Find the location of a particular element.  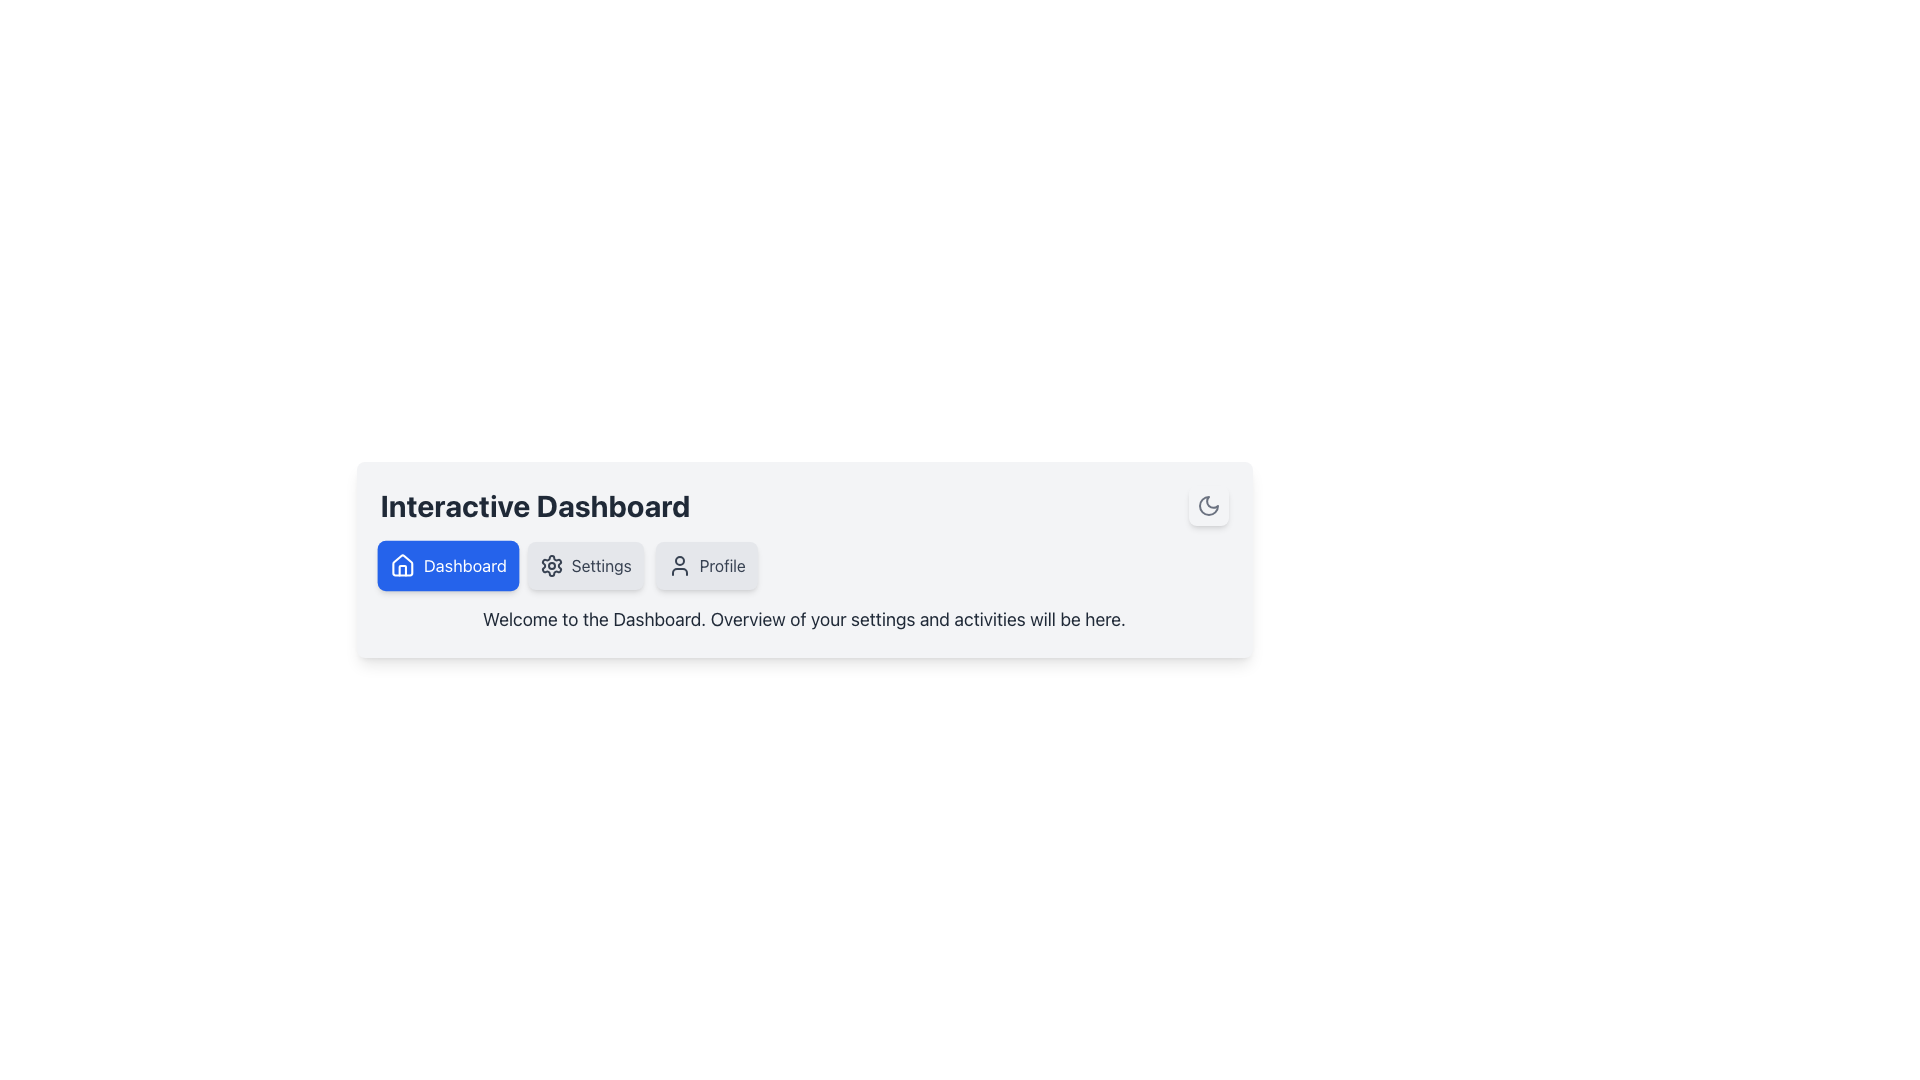

the Text Label within the button interface that represents a navigation link or action related to user or application settings is located at coordinates (600, 566).